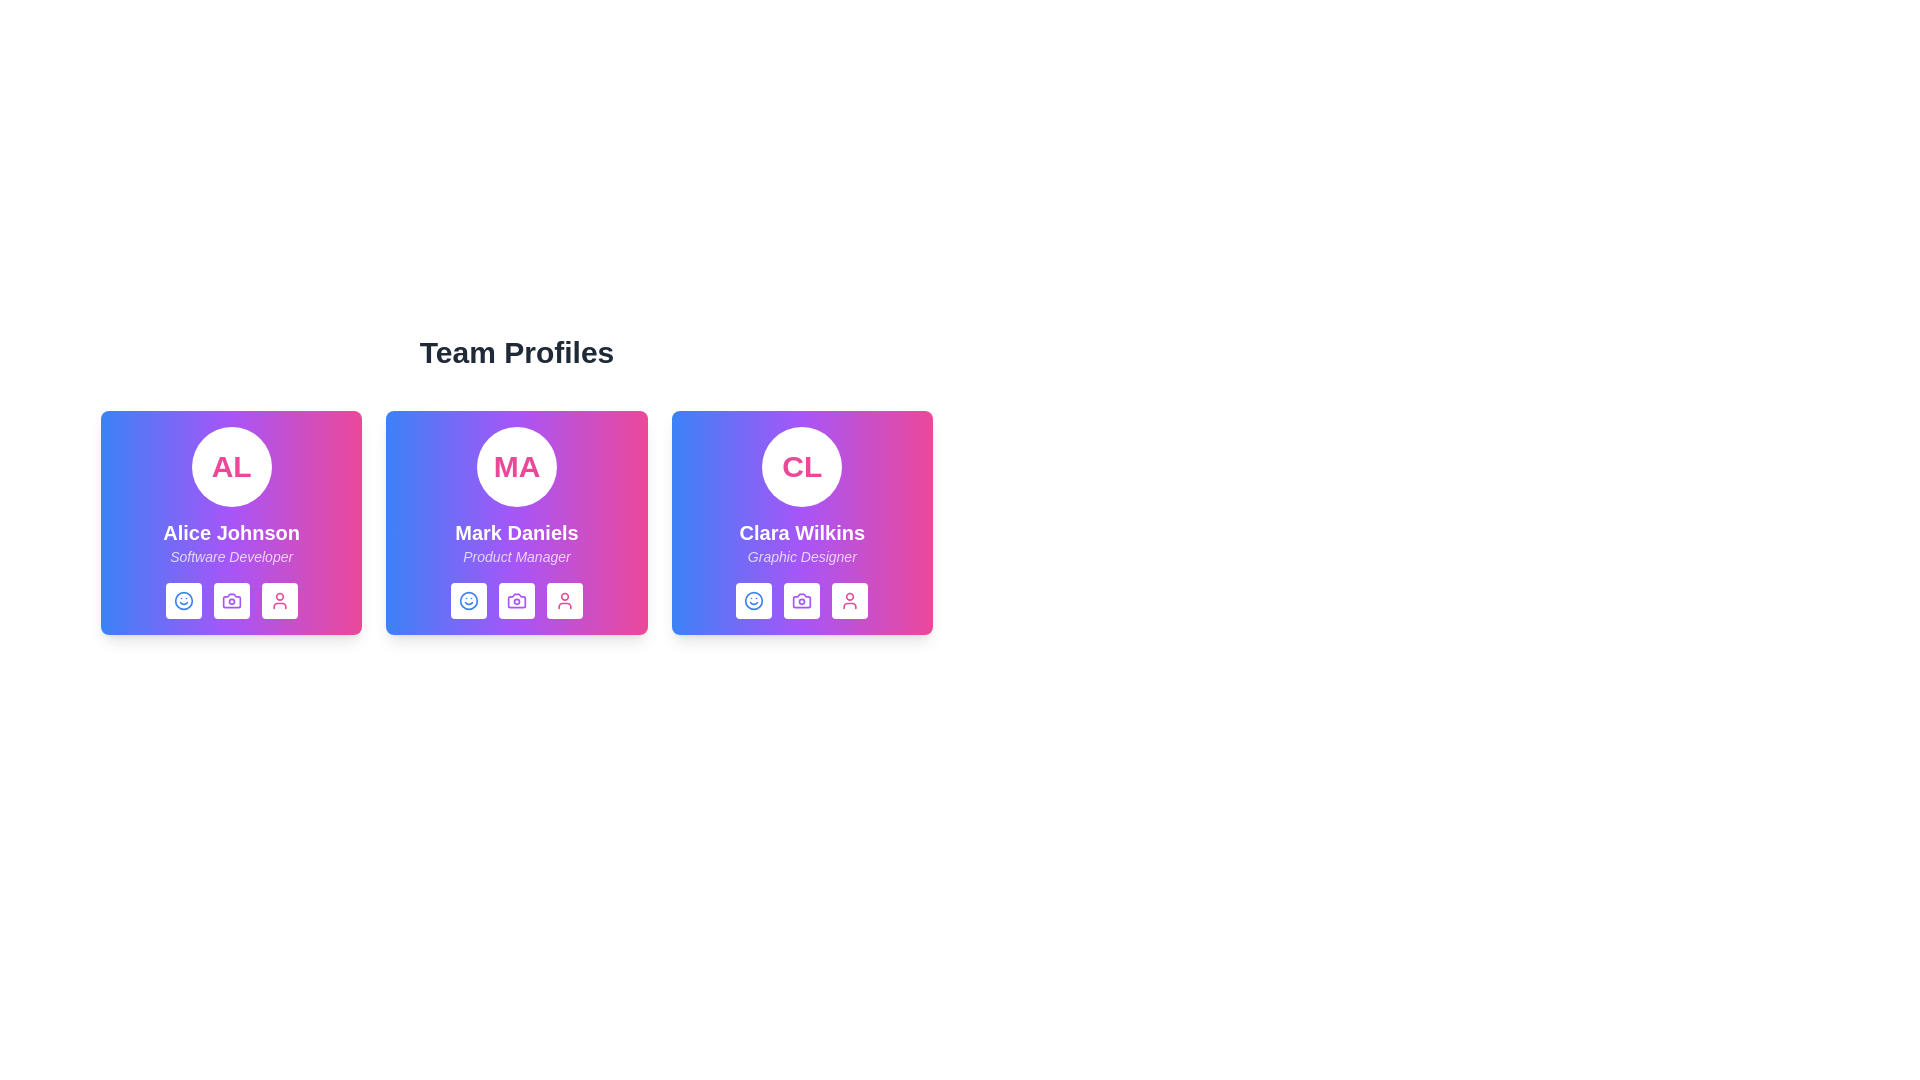 The height and width of the screenshot is (1080, 1920). What do you see at coordinates (517, 600) in the screenshot?
I see `the camera icon embedded in the button component located at the bottom center of the profile card for Mark Daniels` at bounding box center [517, 600].